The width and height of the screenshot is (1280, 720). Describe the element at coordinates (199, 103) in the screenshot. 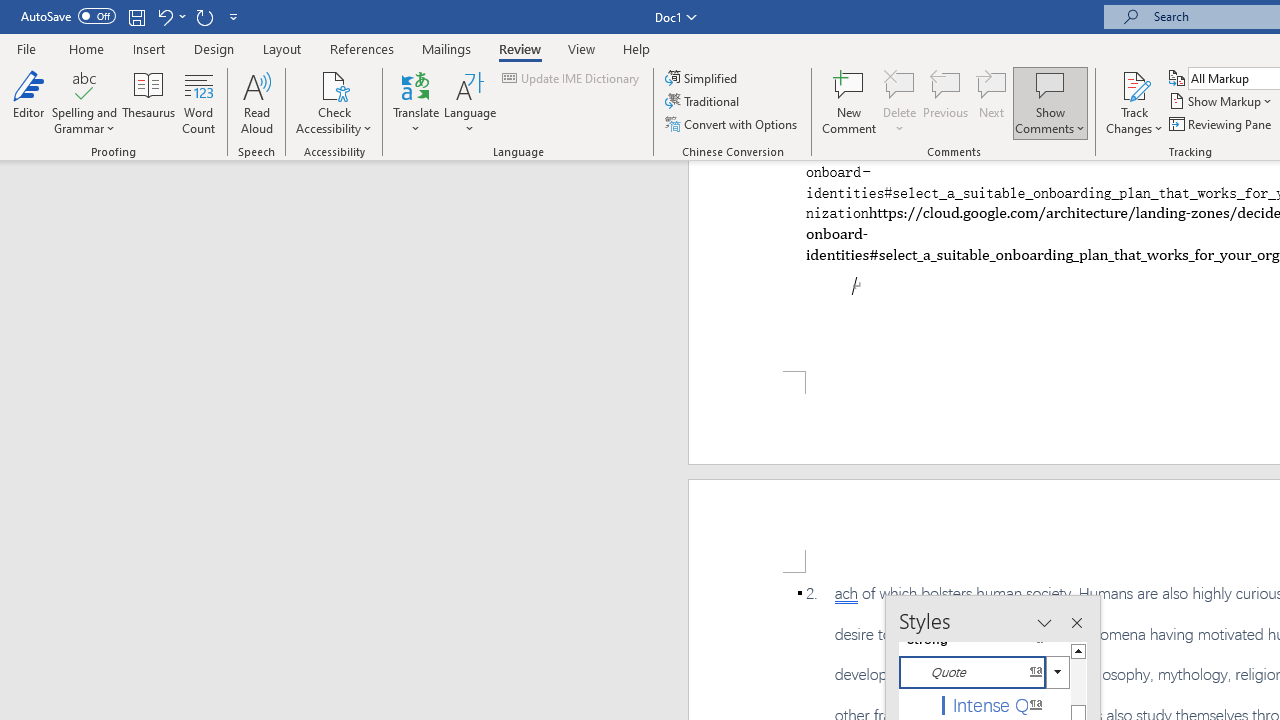

I see `'Word Count'` at that location.